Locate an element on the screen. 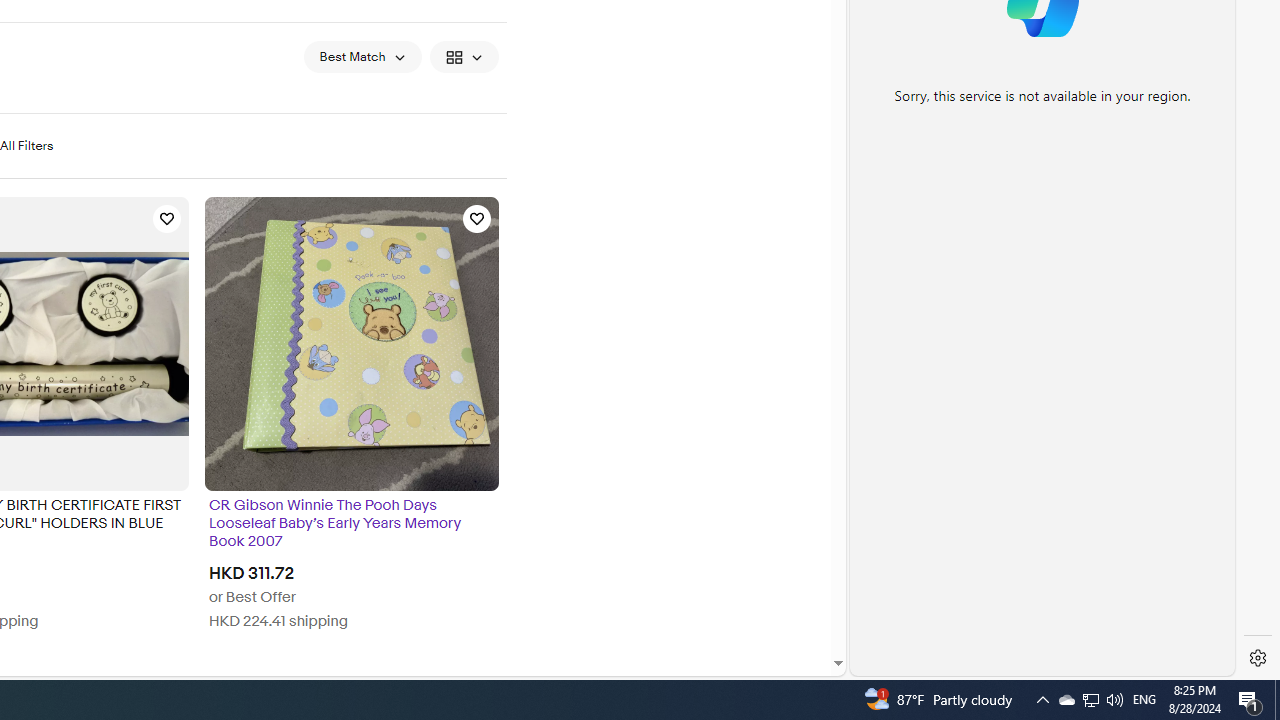  'Sort: Best Match' is located at coordinates (362, 55).